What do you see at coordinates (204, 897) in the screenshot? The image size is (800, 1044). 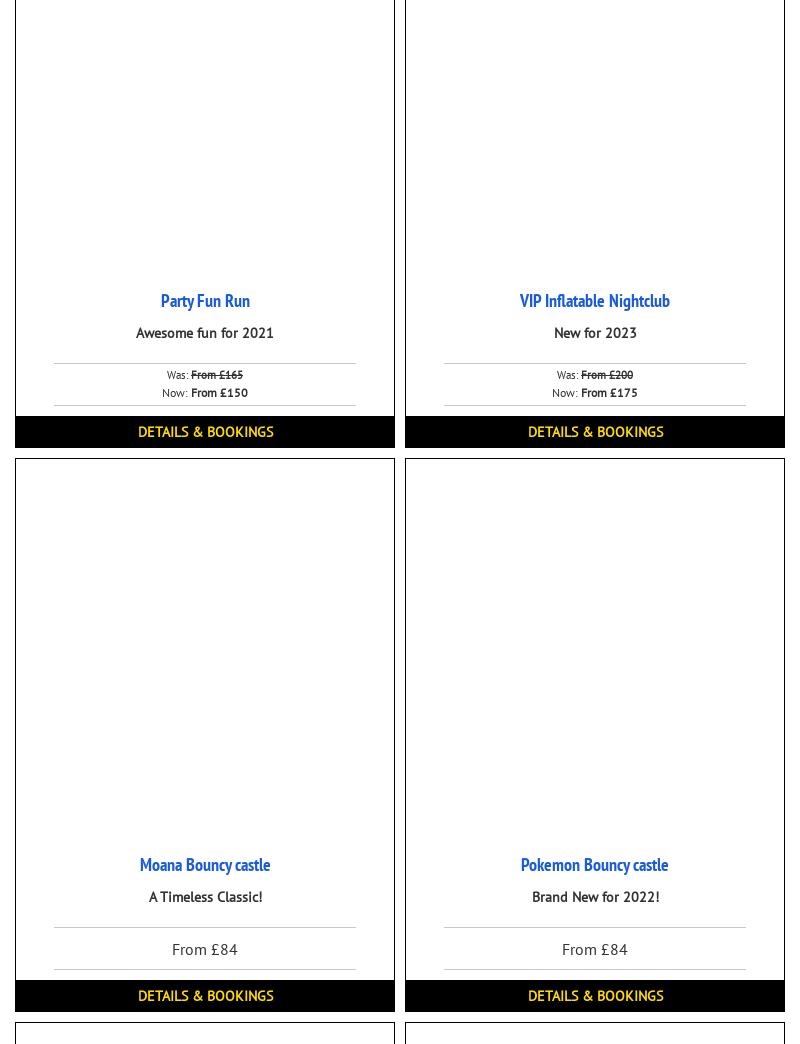 I see `'A Timeless Classic!'` at bounding box center [204, 897].